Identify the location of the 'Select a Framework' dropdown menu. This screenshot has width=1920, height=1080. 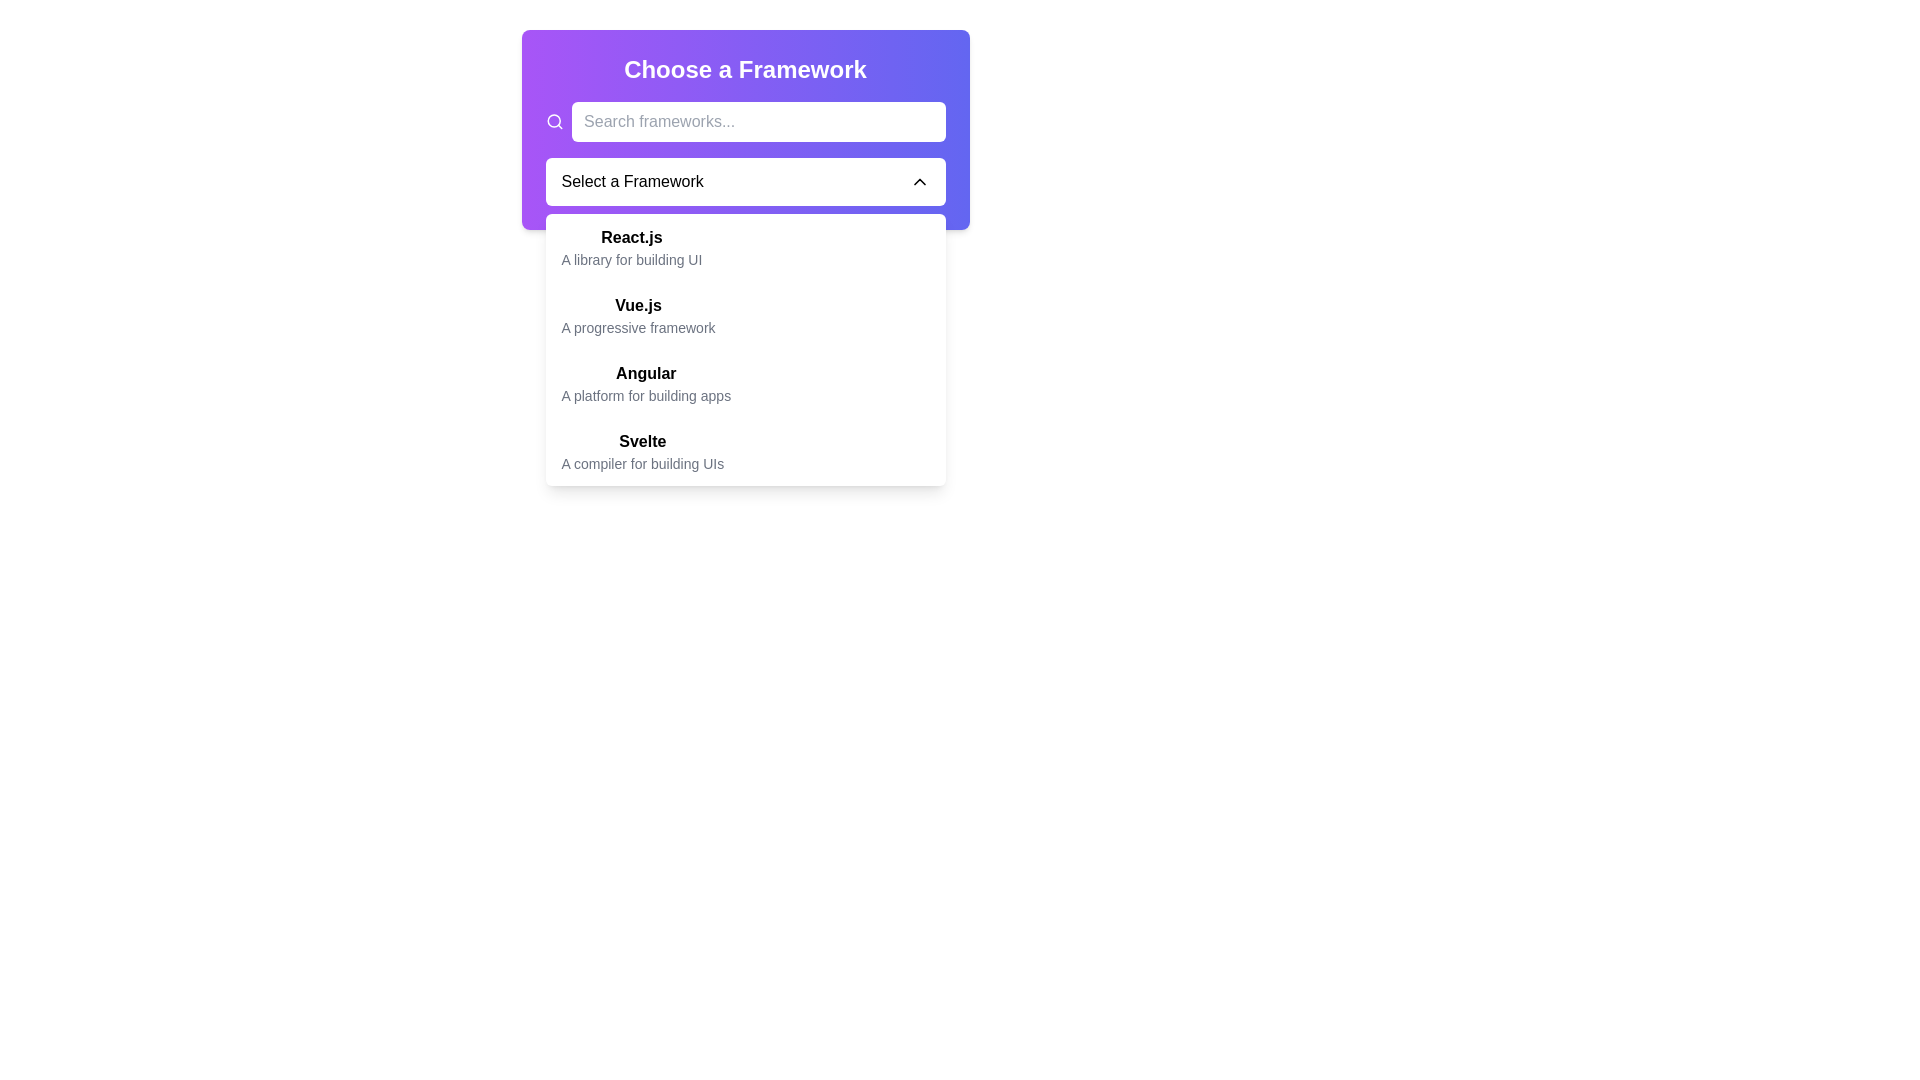
(744, 153).